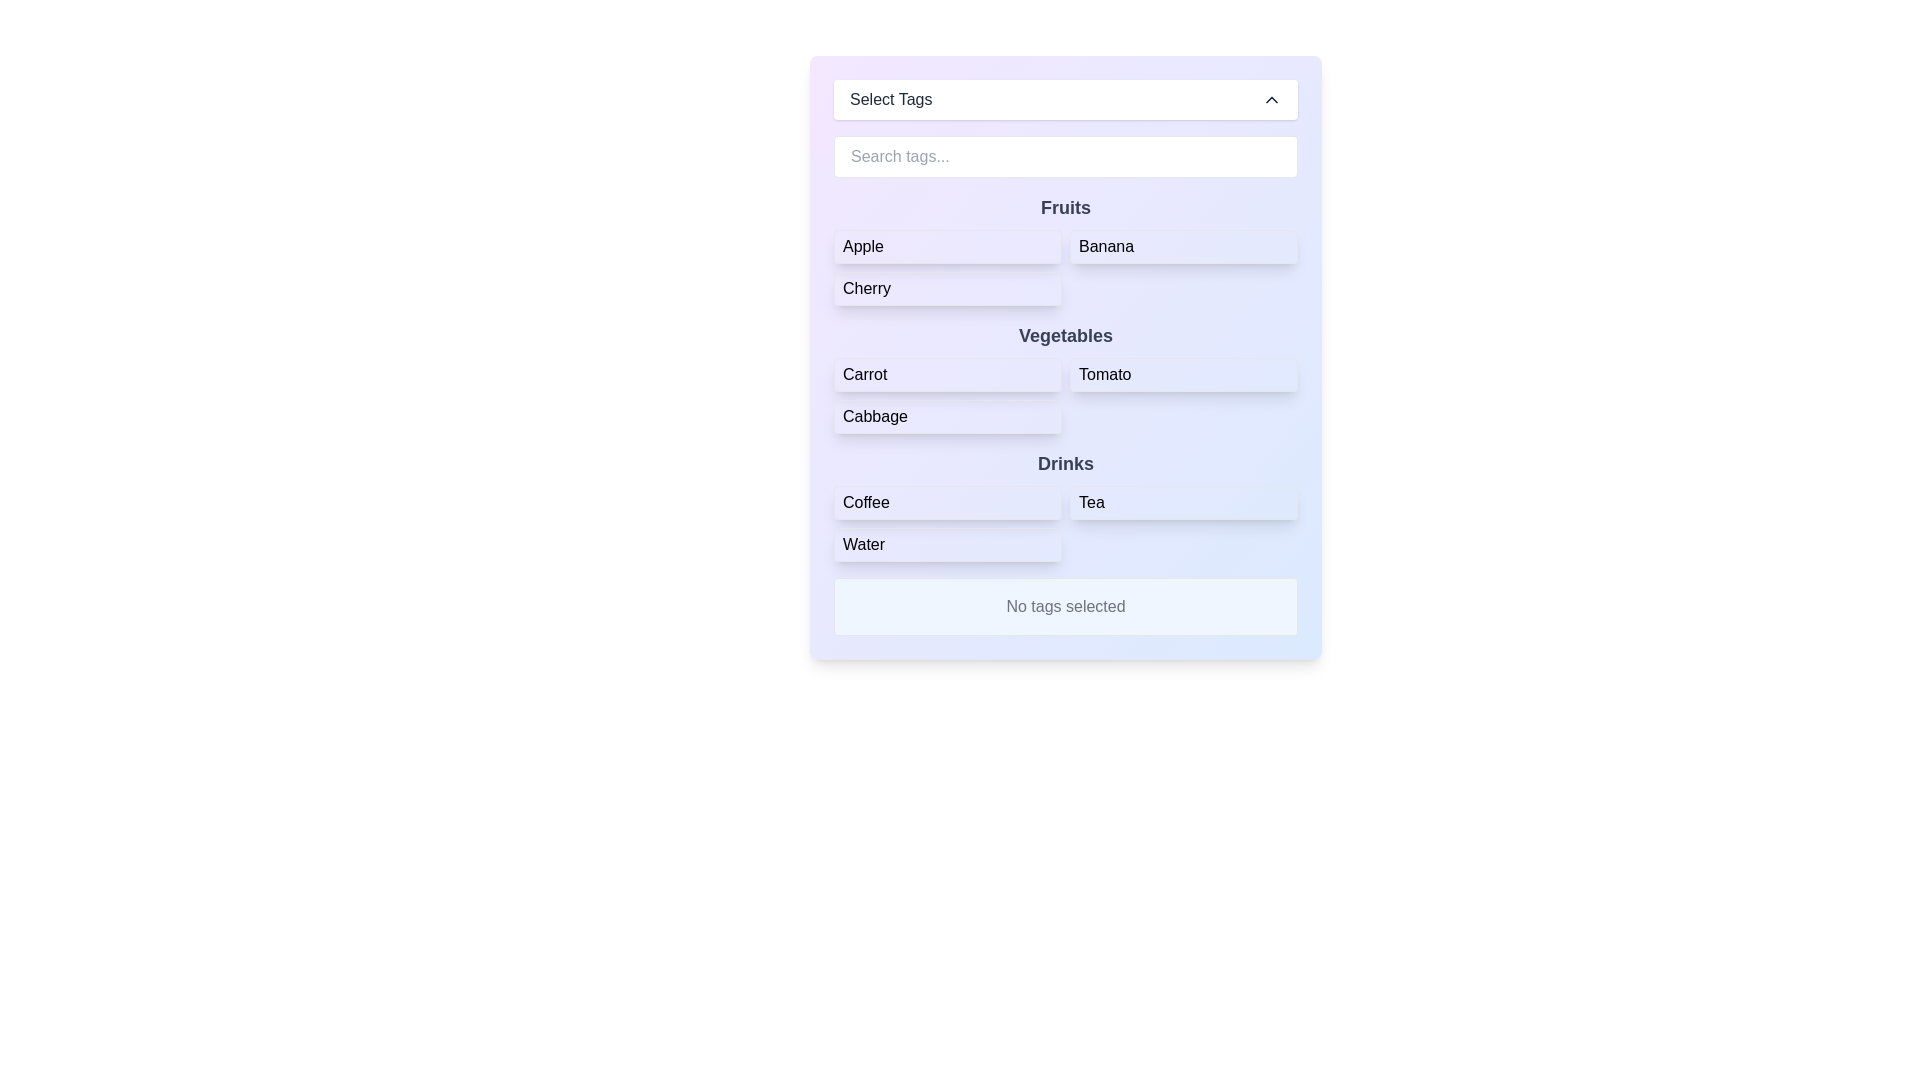 The height and width of the screenshot is (1080, 1920). Describe the element at coordinates (947, 544) in the screenshot. I see `the 'Water' button, which is a rectangular button with rounded corners located in the 'Drinks' section` at that location.